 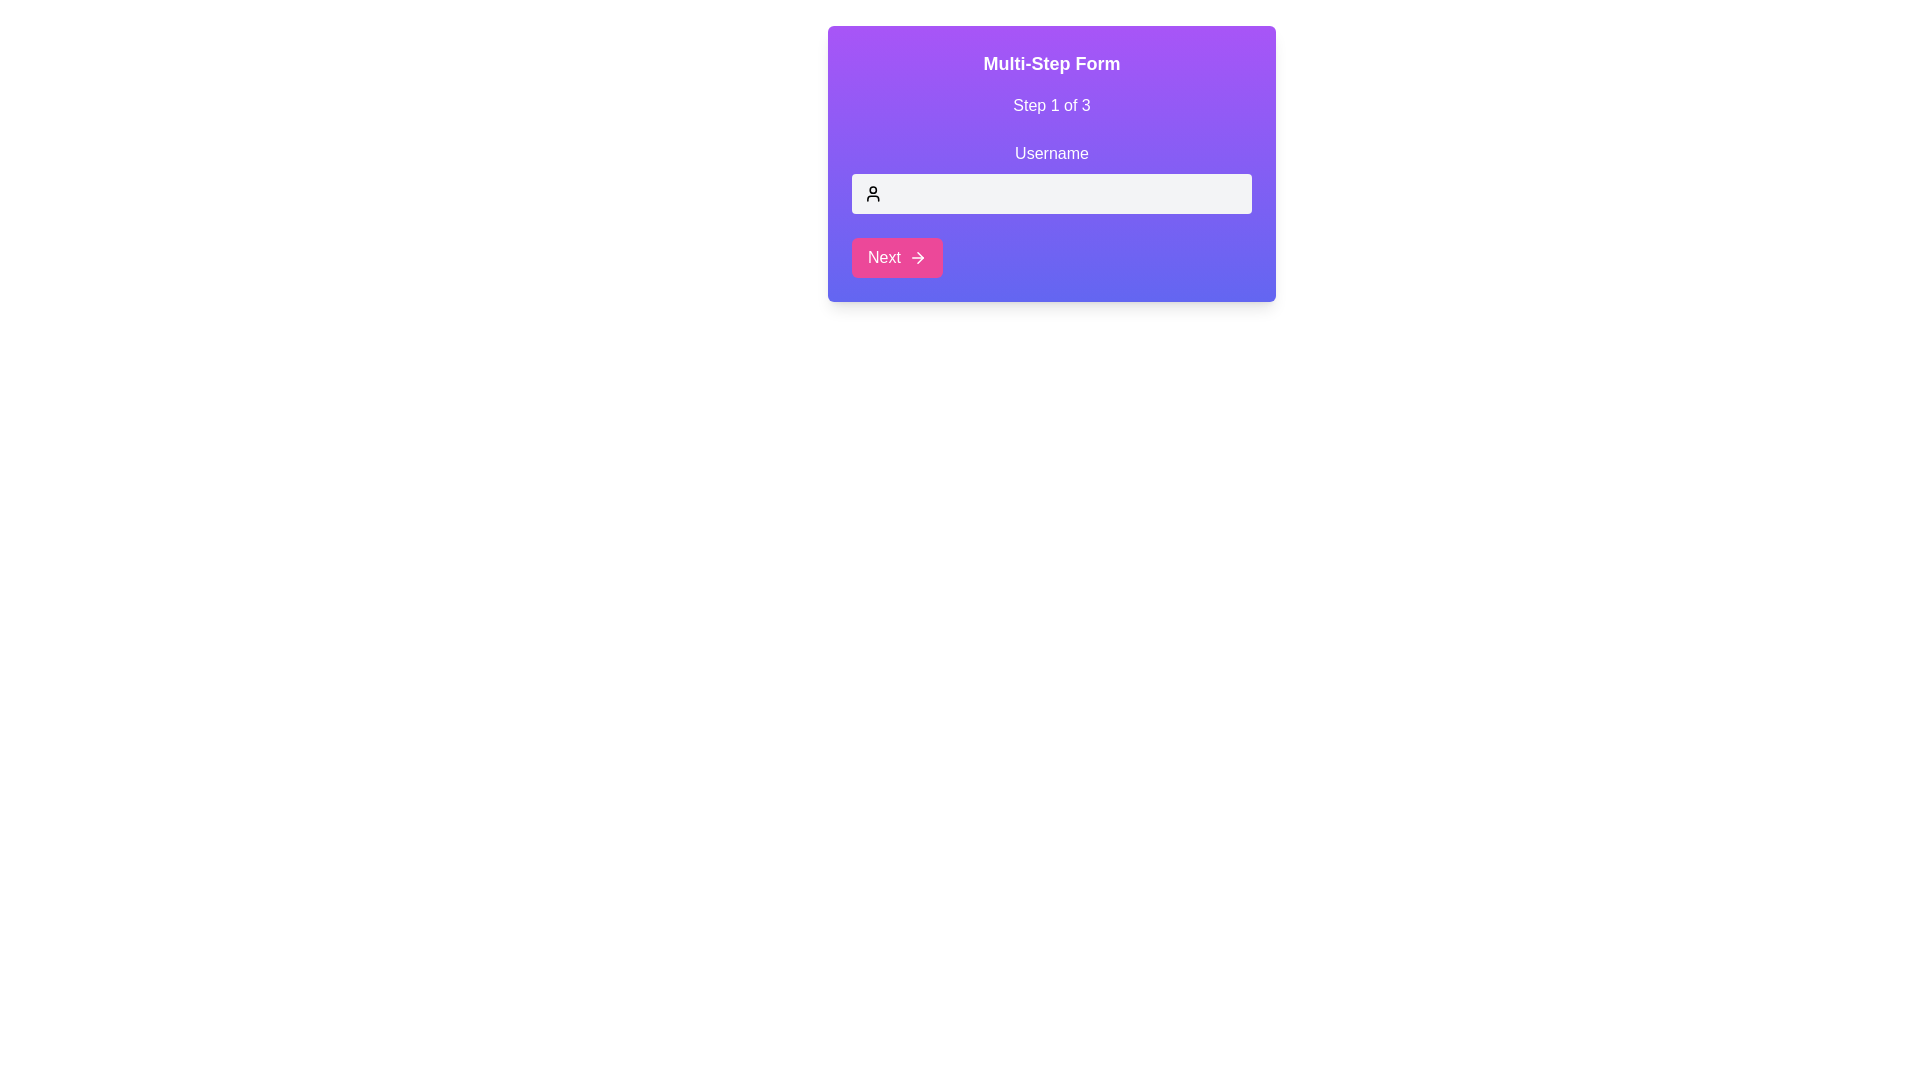 I want to click on the 'Next' button which is styled with a pink background, has rounded corners, and contains a bold label aligned to the left of an arrow icon, so click(x=883, y=257).